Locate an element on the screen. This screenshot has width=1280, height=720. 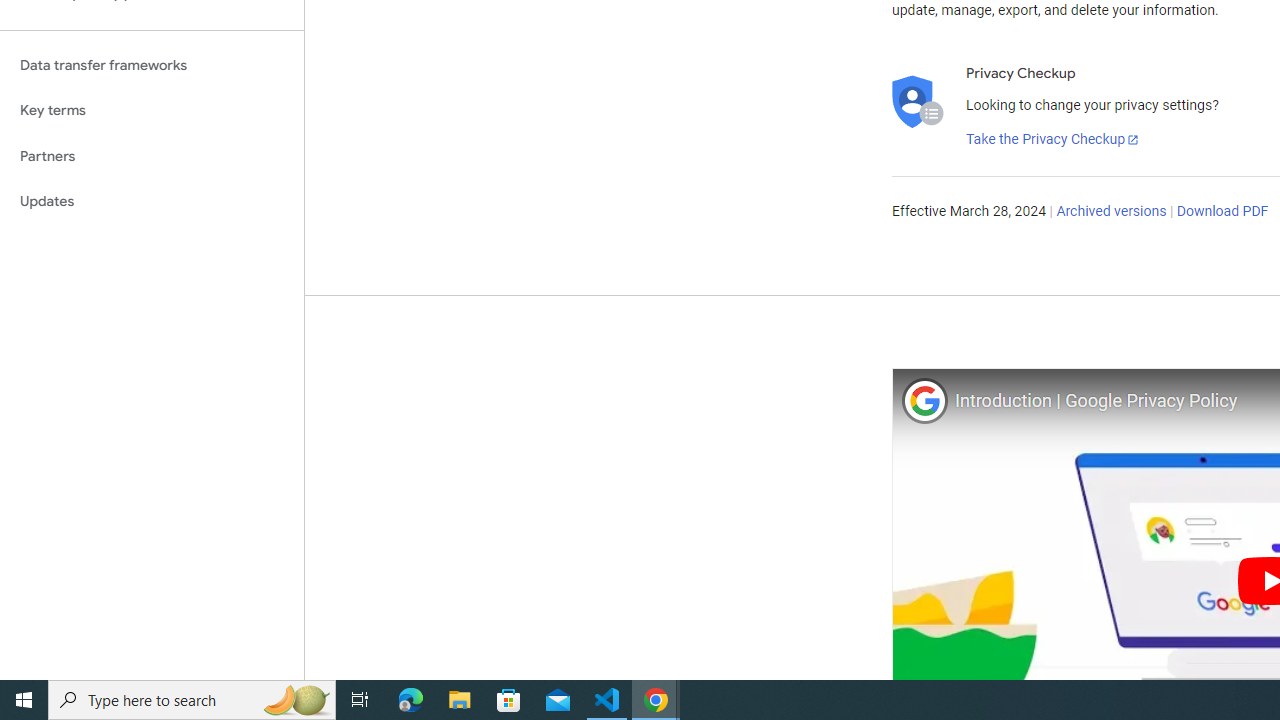
'Archived versions' is located at coordinates (1110, 212).